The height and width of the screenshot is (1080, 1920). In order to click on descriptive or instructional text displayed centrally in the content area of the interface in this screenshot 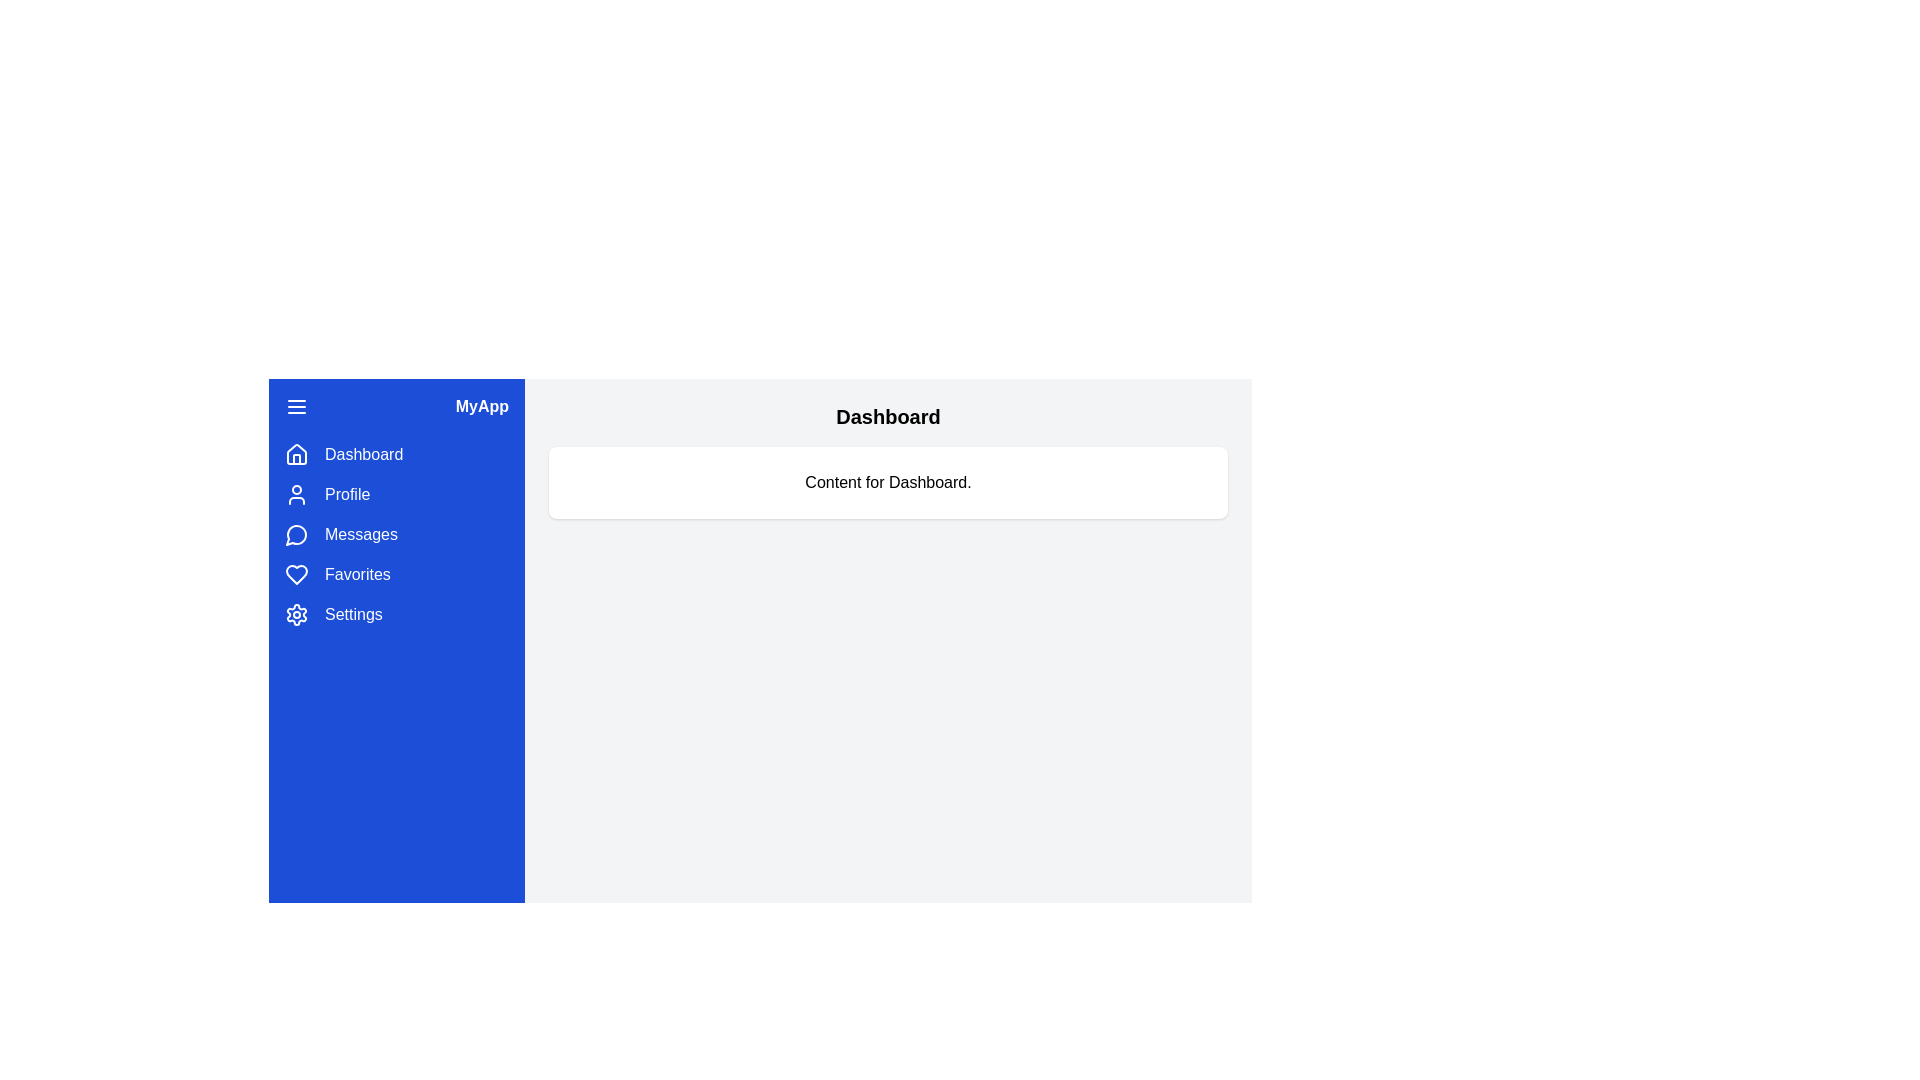, I will do `click(887, 482)`.